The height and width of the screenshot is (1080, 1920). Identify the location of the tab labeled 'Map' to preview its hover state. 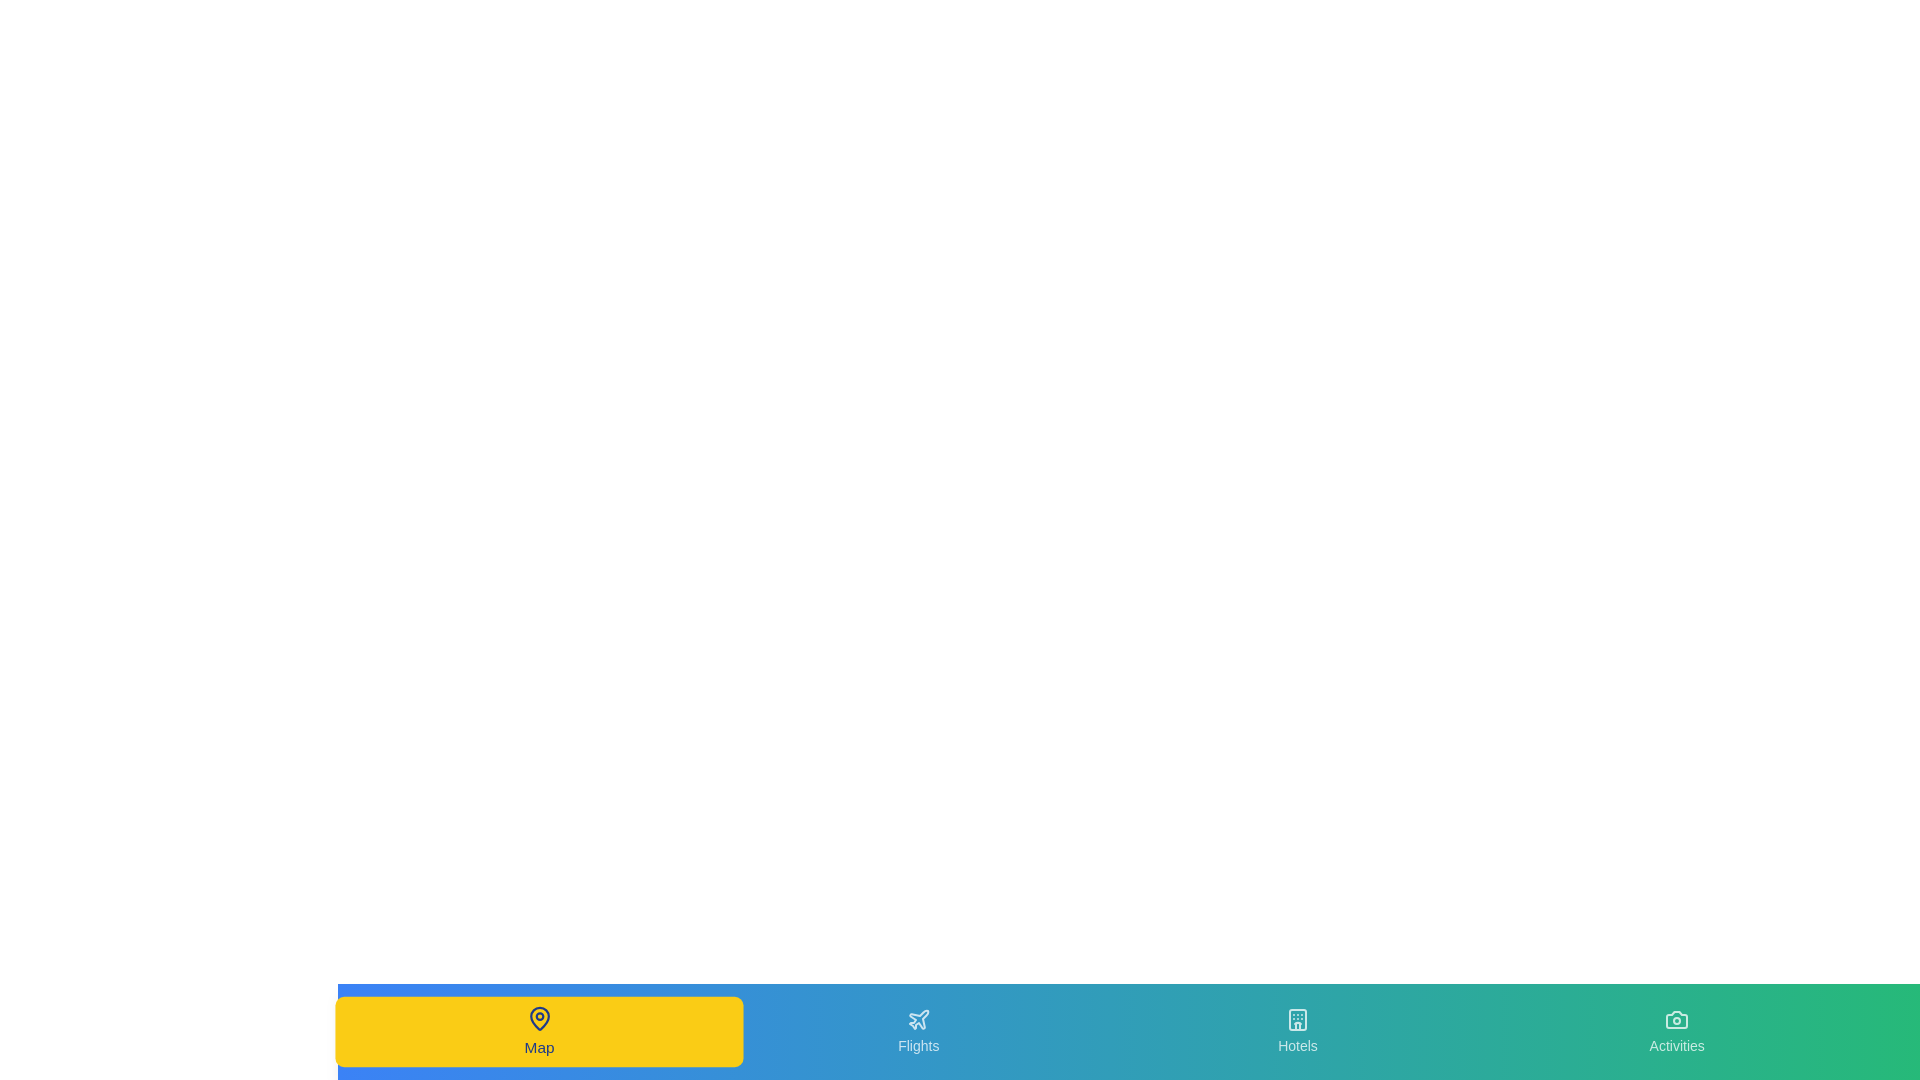
(539, 1032).